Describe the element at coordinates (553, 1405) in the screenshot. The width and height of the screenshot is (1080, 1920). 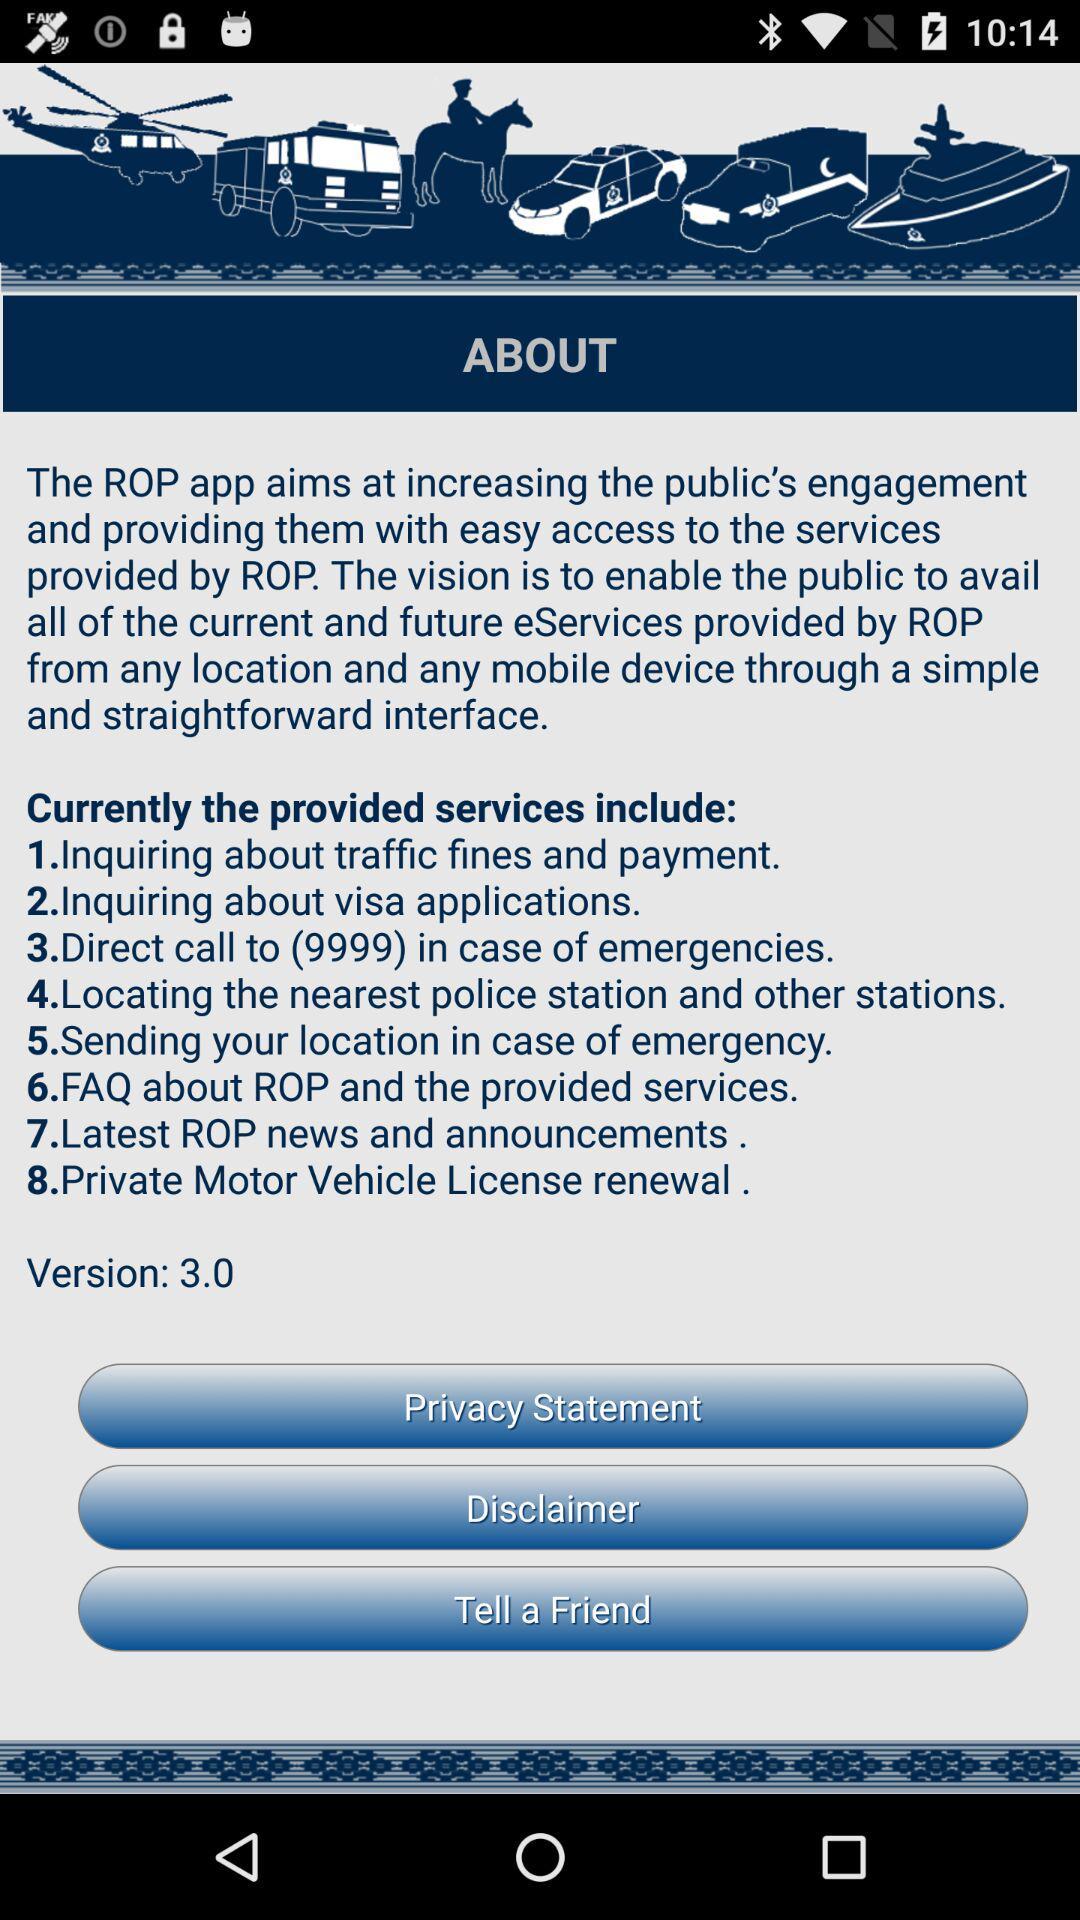
I see `the app below the the rop app` at that location.